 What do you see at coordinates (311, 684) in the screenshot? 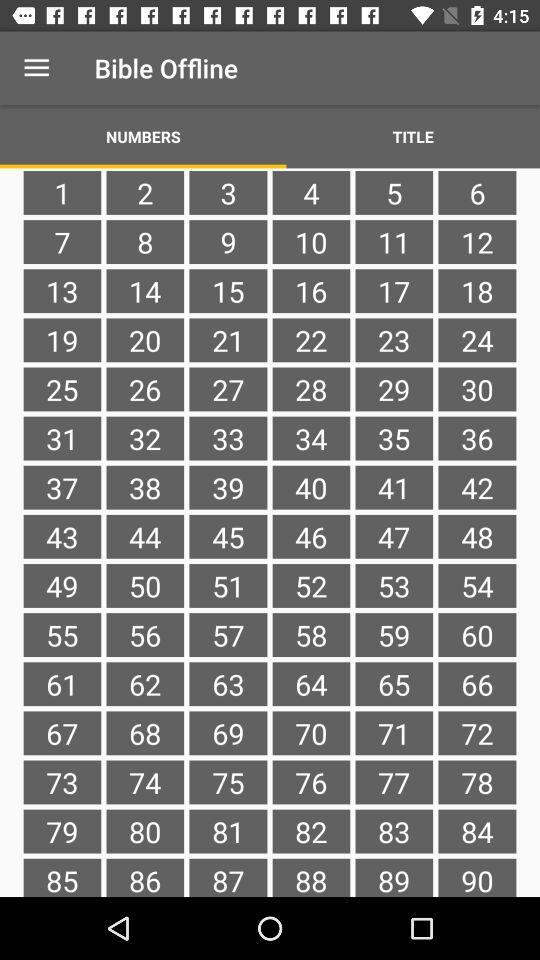
I see `the icon below the 57` at bounding box center [311, 684].